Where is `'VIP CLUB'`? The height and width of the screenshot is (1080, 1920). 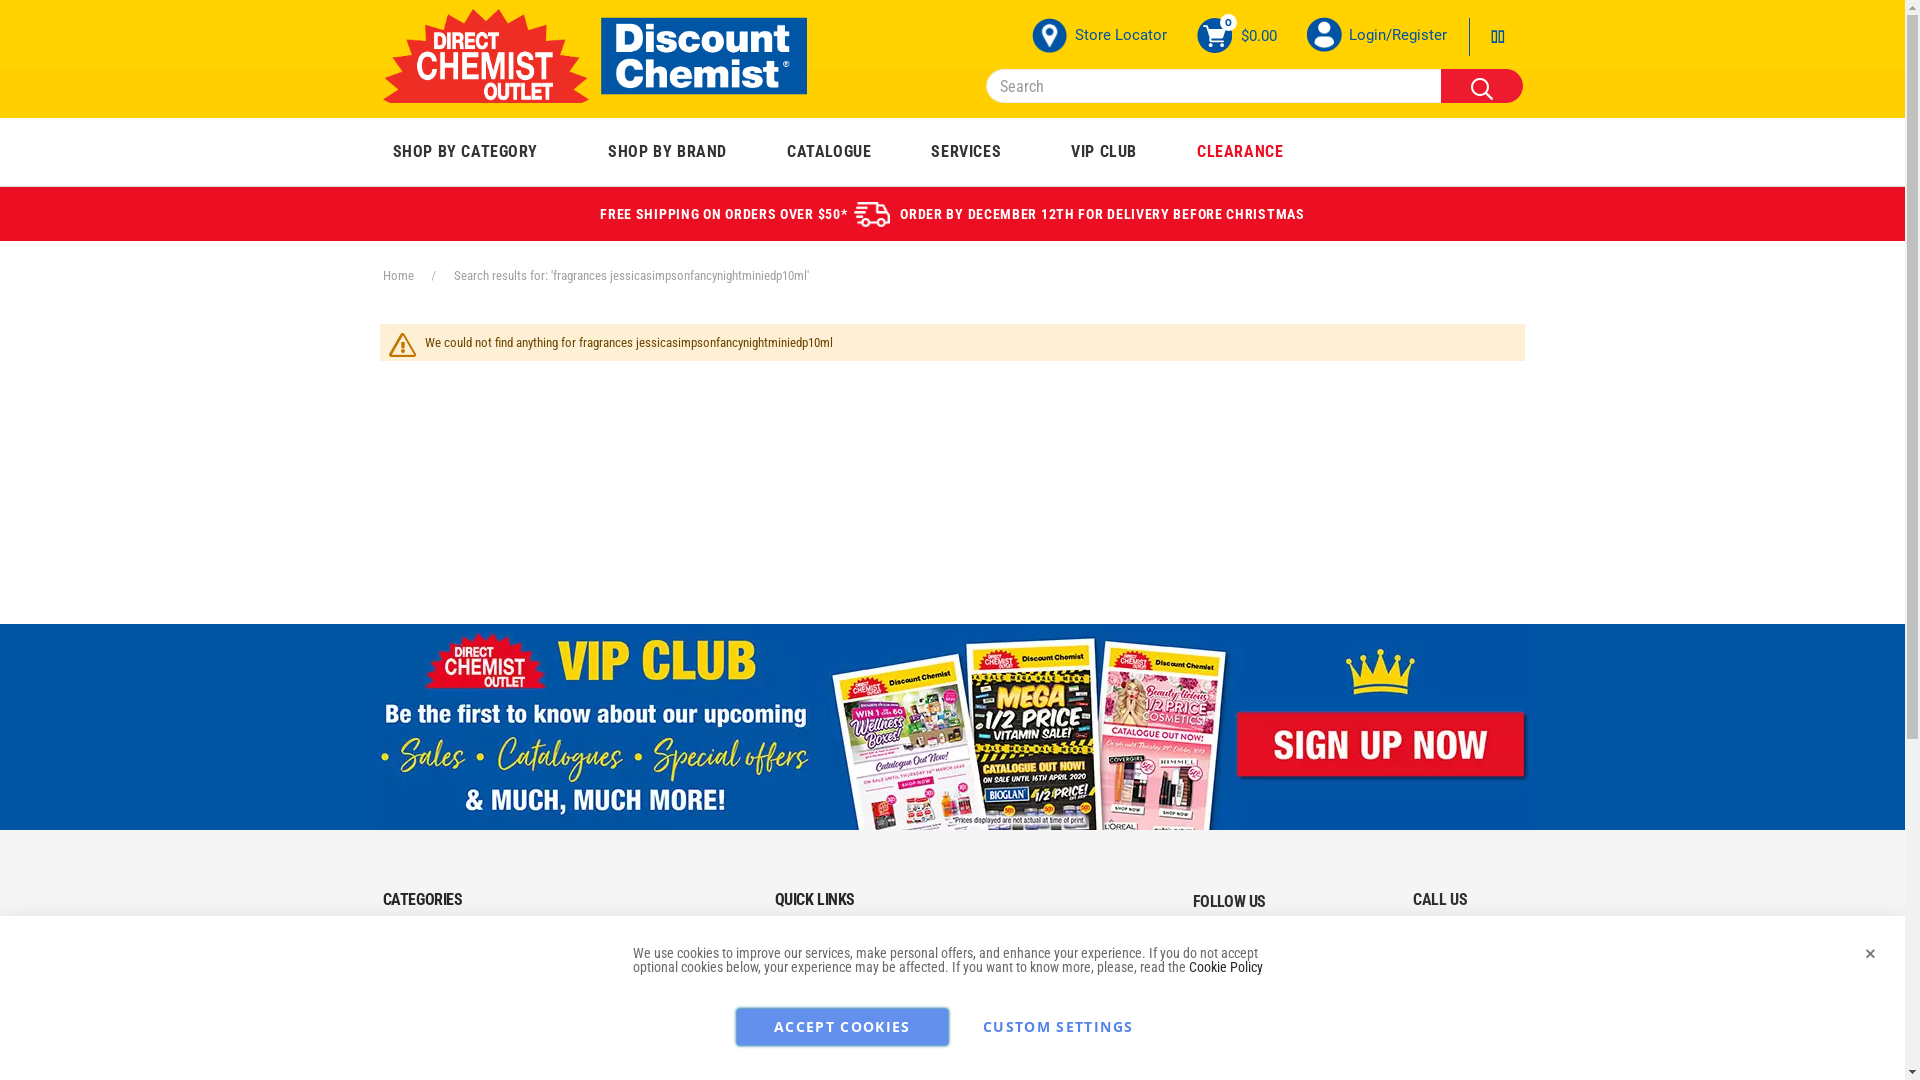
'VIP CLUB' is located at coordinates (1103, 150).